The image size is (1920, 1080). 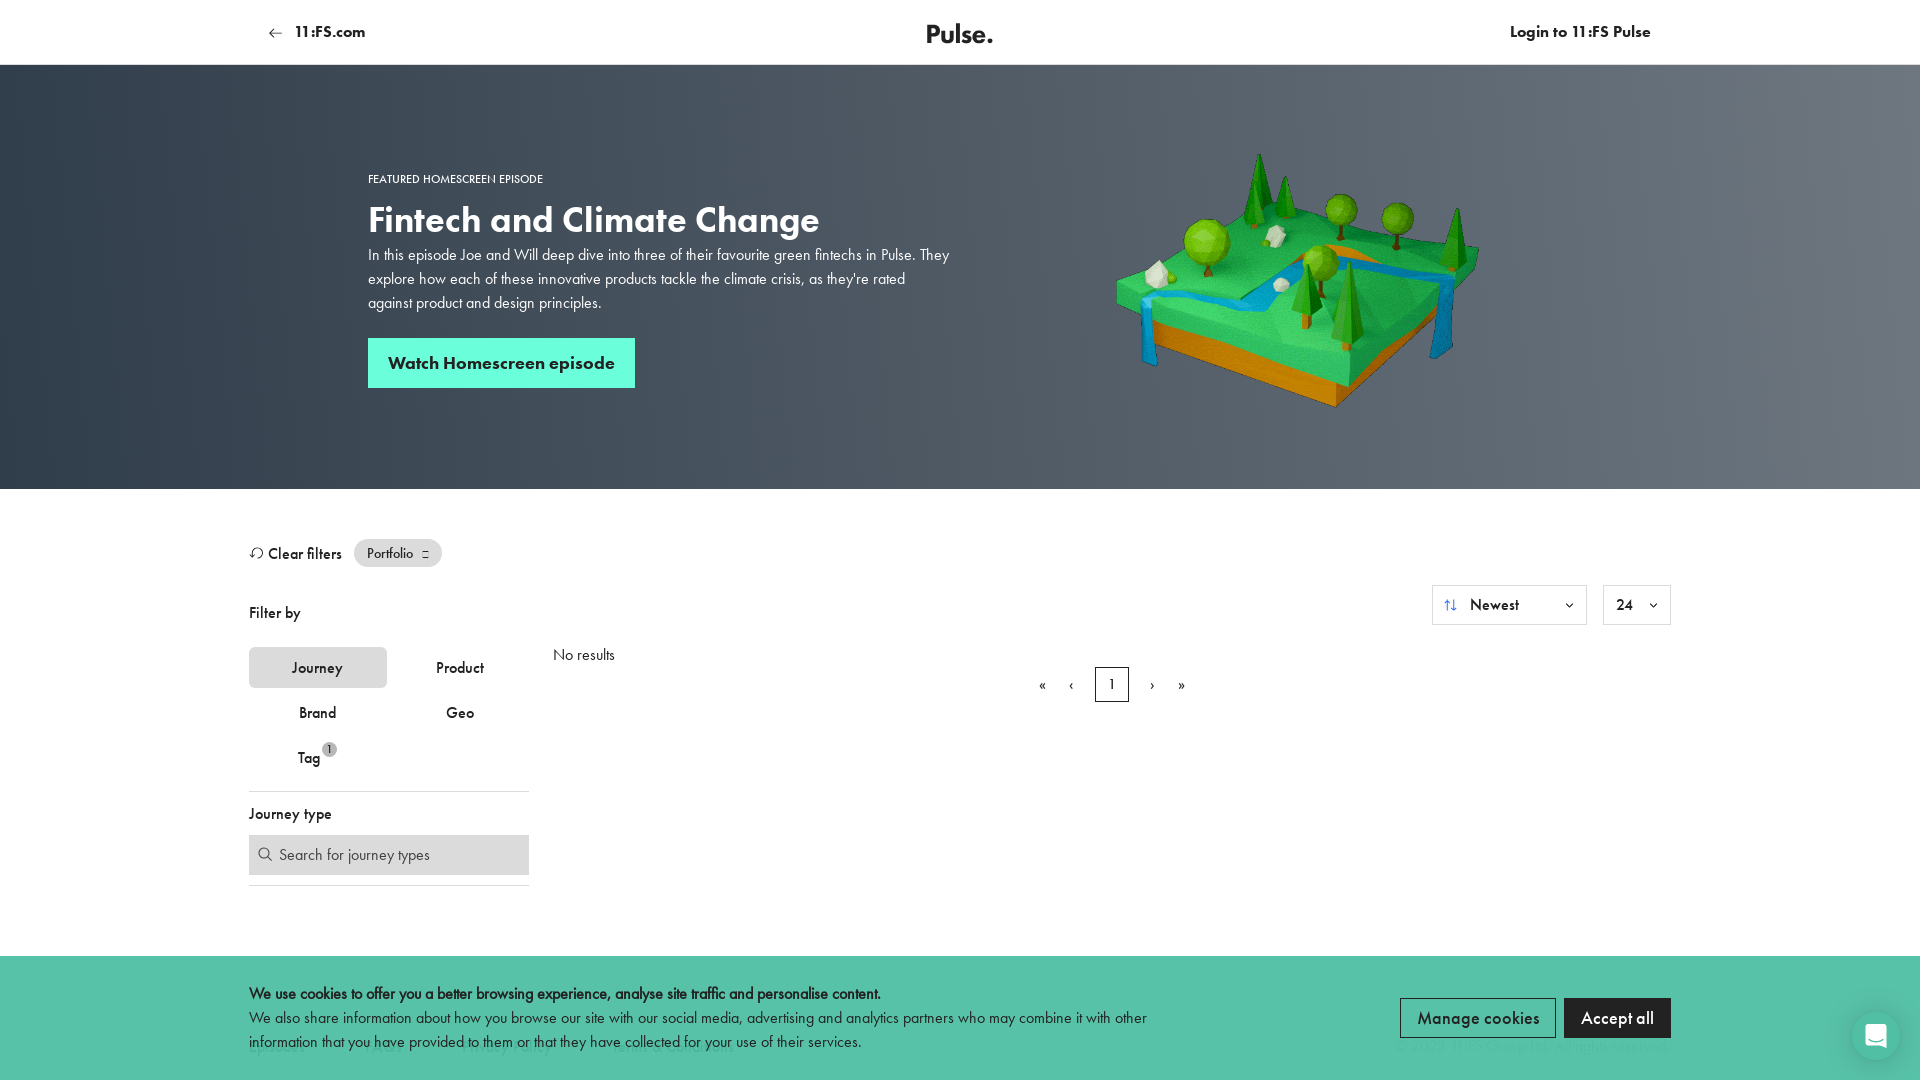 What do you see at coordinates (1111, 683) in the screenshot?
I see `'1'` at bounding box center [1111, 683].